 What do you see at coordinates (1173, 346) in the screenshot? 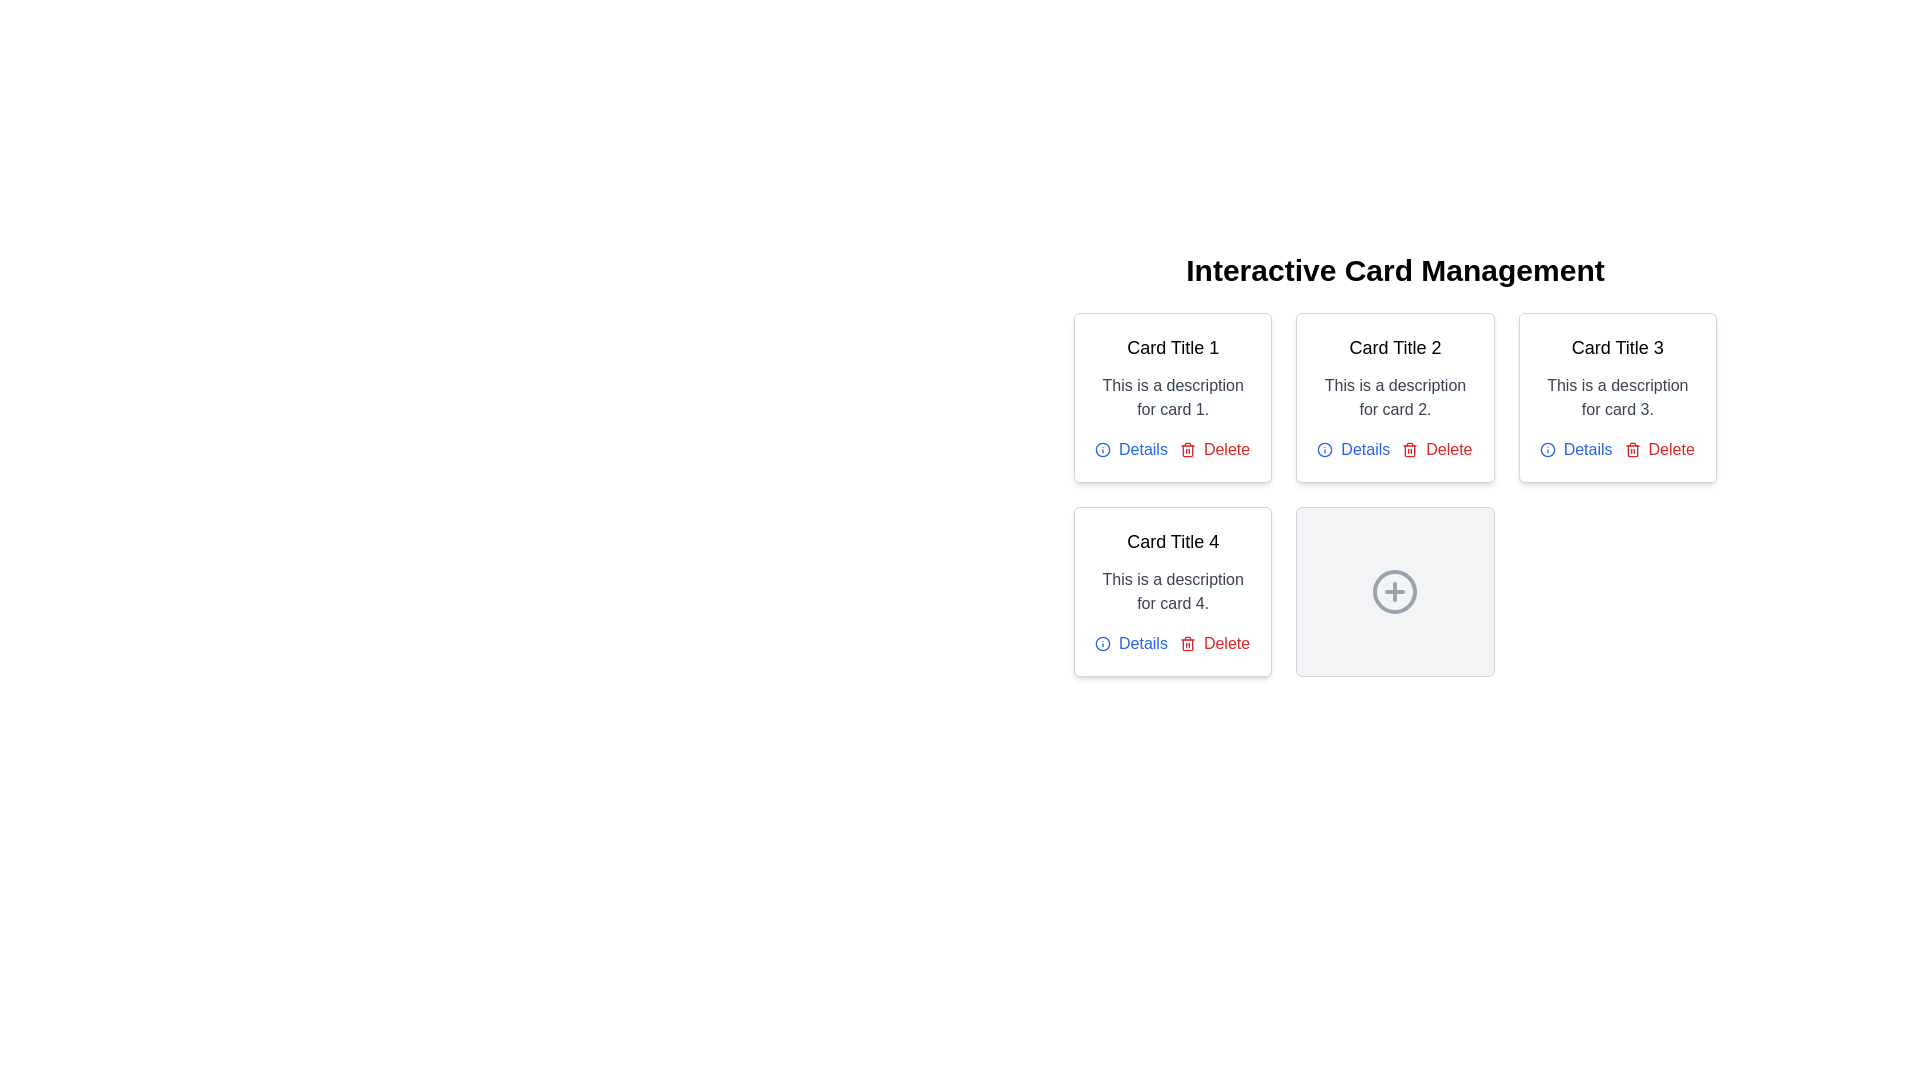
I see `the header text labeled 'Card Title 1', which identifies the first card in the grid layout located in the upper-left corner of the cards section` at bounding box center [1173, 346].